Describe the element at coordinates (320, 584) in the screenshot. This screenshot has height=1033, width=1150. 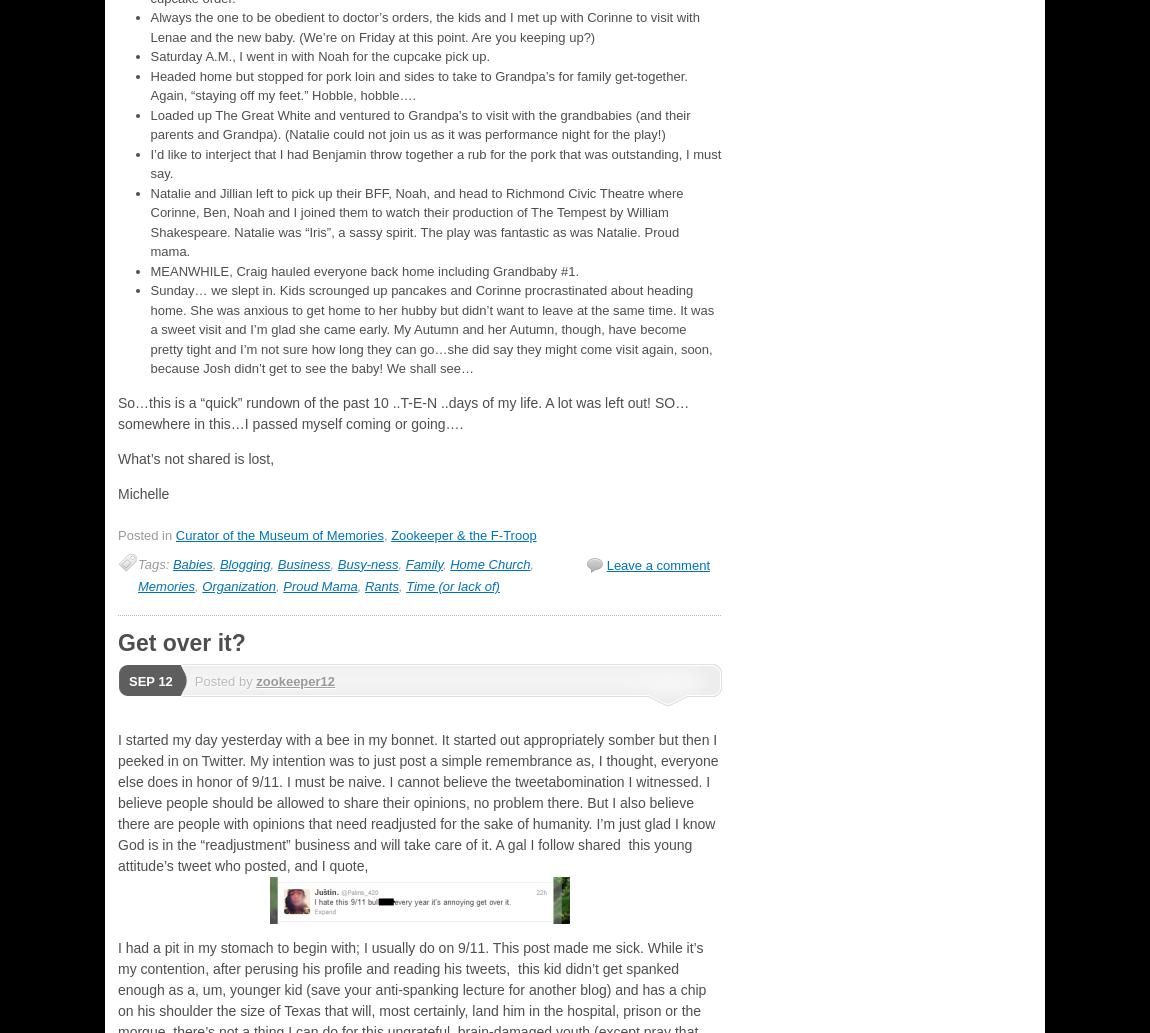
I see `'Proud Mama'` at that location.